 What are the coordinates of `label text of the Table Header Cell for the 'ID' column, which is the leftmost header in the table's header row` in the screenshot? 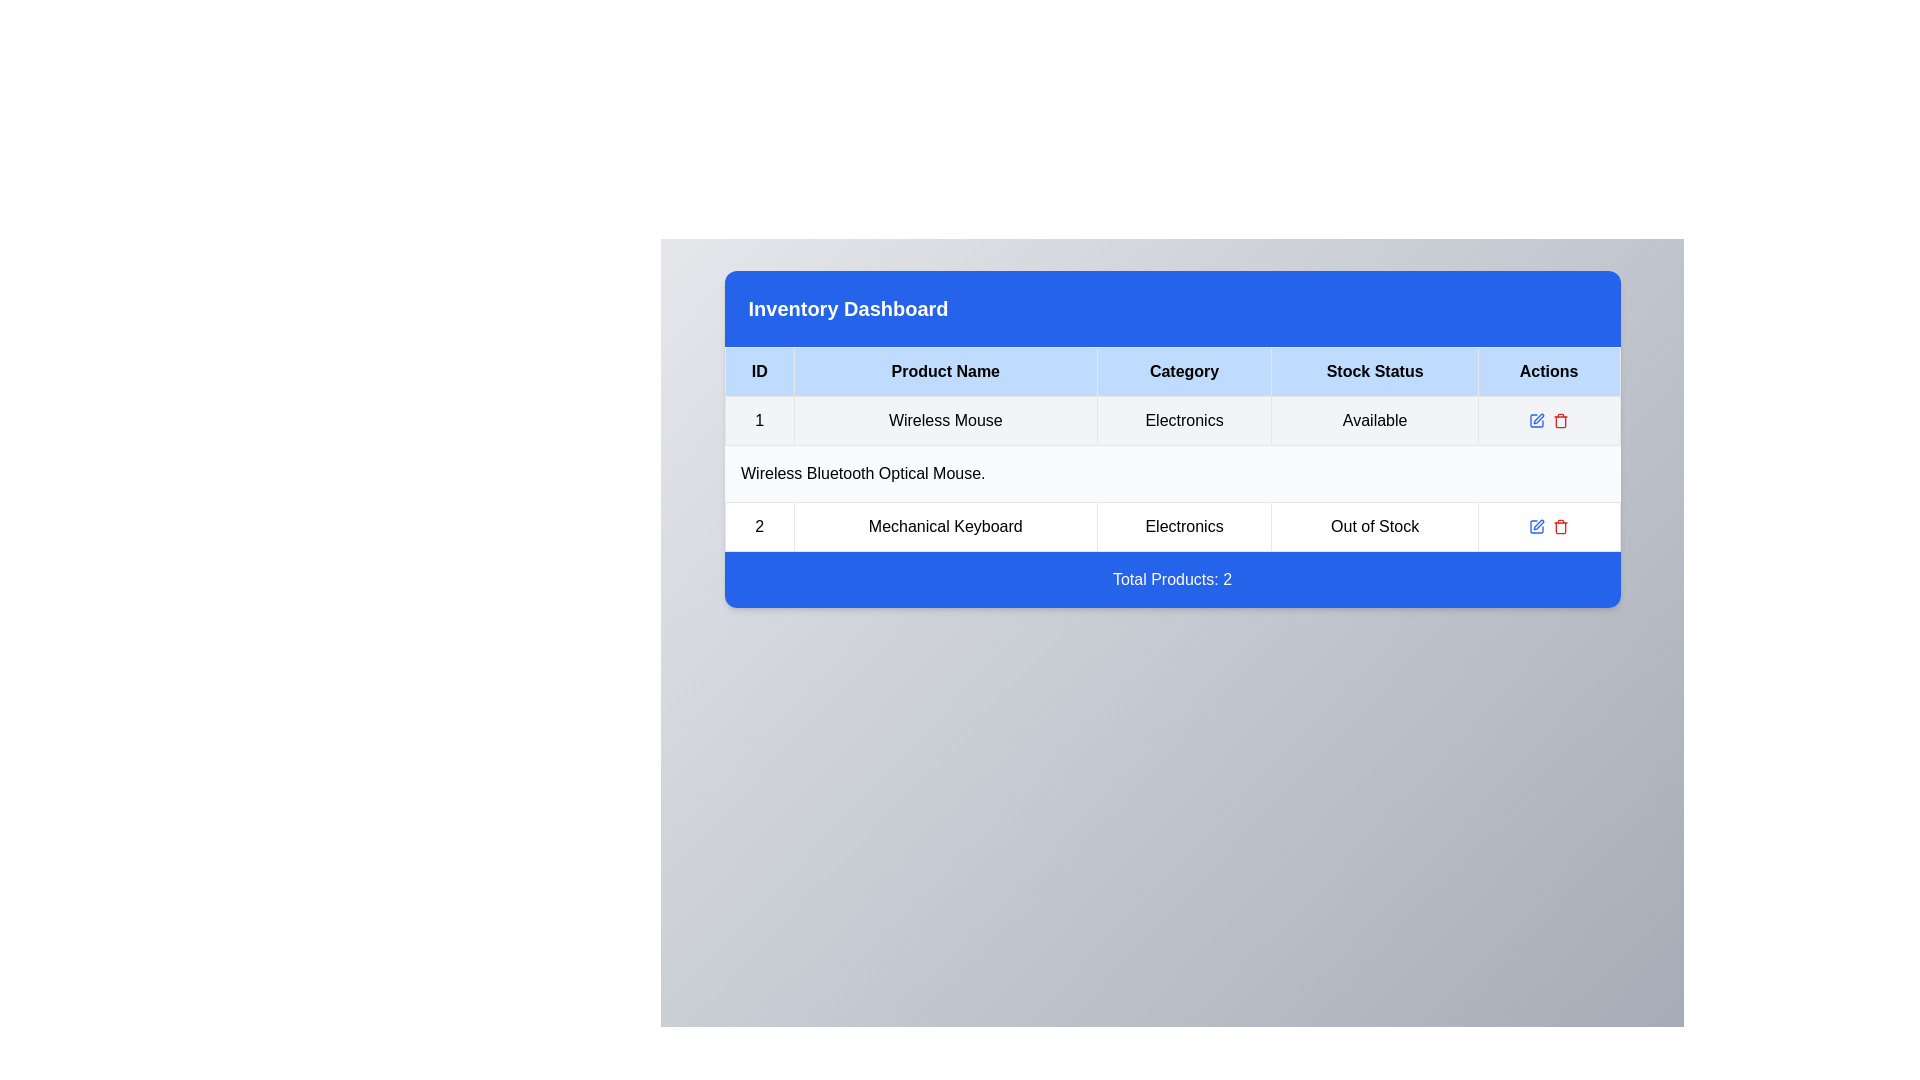 It's located at (758, 371).